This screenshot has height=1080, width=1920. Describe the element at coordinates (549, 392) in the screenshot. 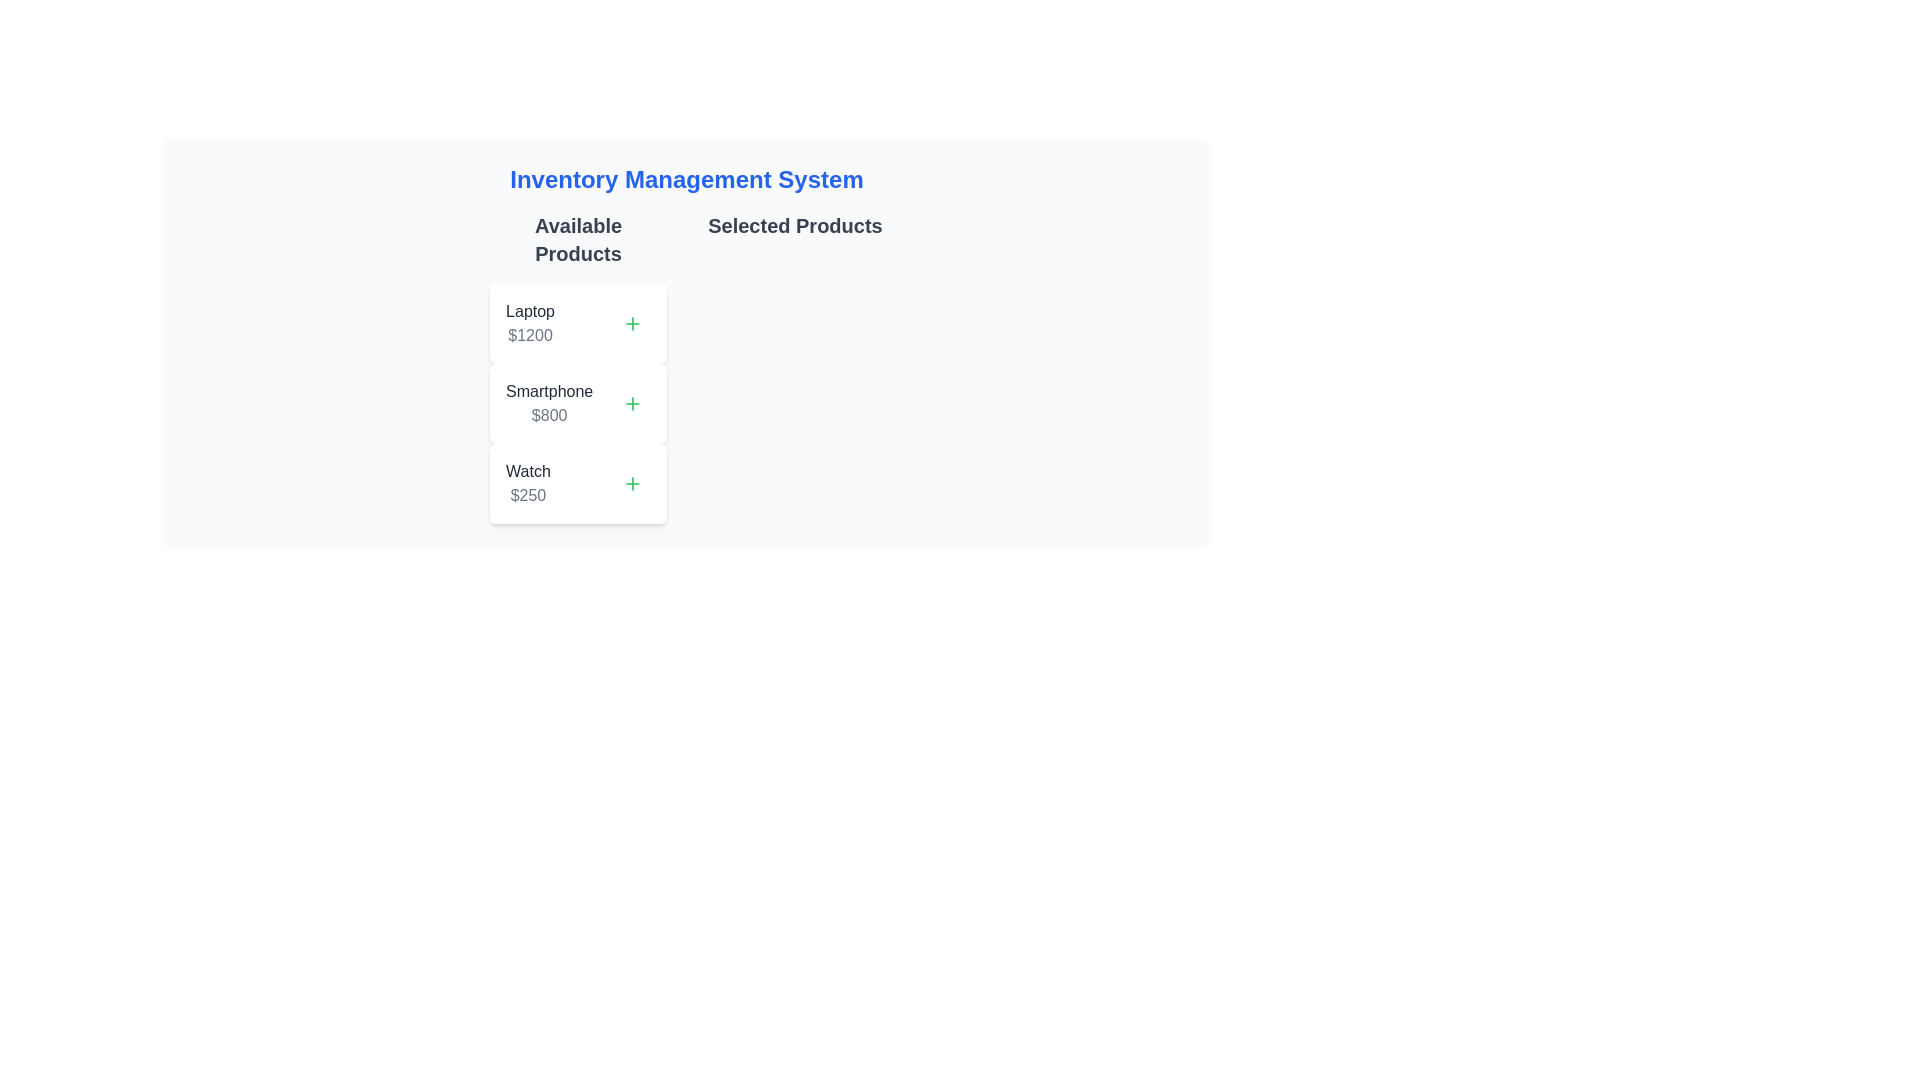

I see `text from the 'Smartphone' label, which serves as the title of the product displayed and is positioned directly above the price label in the product list` at that location.